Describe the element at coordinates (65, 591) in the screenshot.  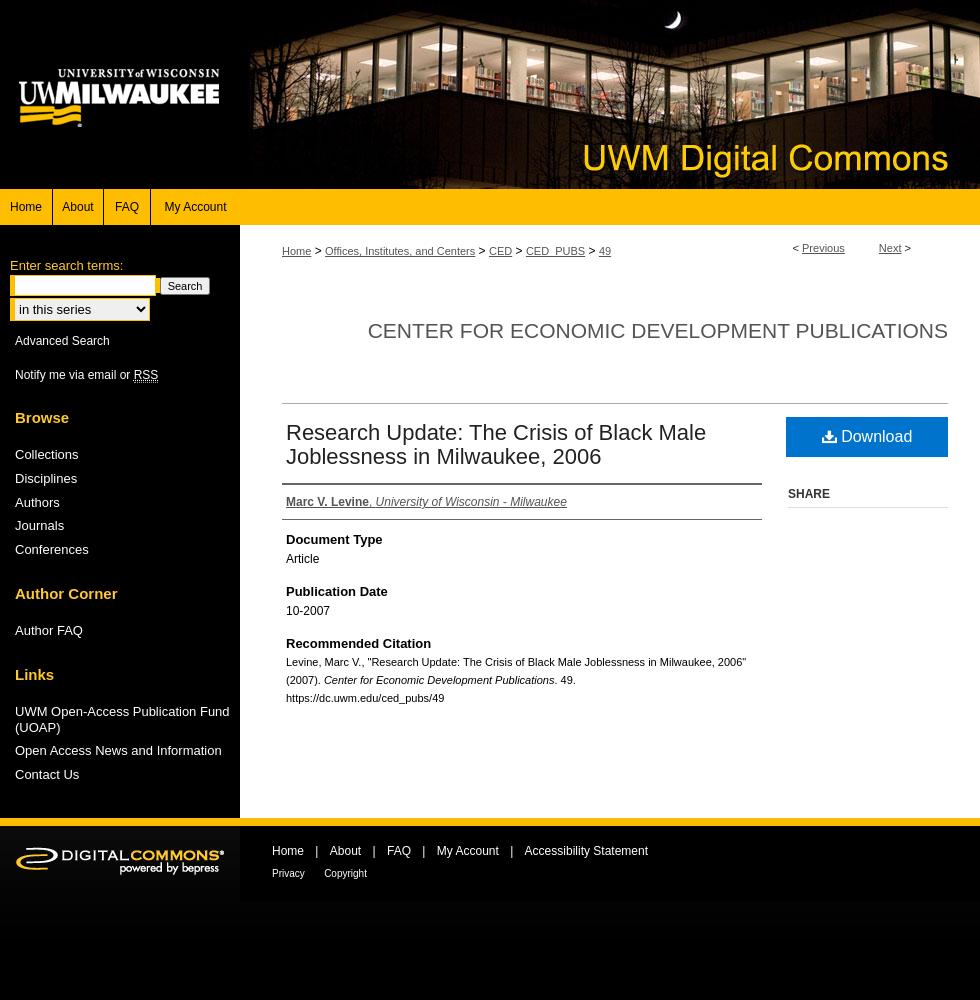
I see `'Author Corner'` at that location.